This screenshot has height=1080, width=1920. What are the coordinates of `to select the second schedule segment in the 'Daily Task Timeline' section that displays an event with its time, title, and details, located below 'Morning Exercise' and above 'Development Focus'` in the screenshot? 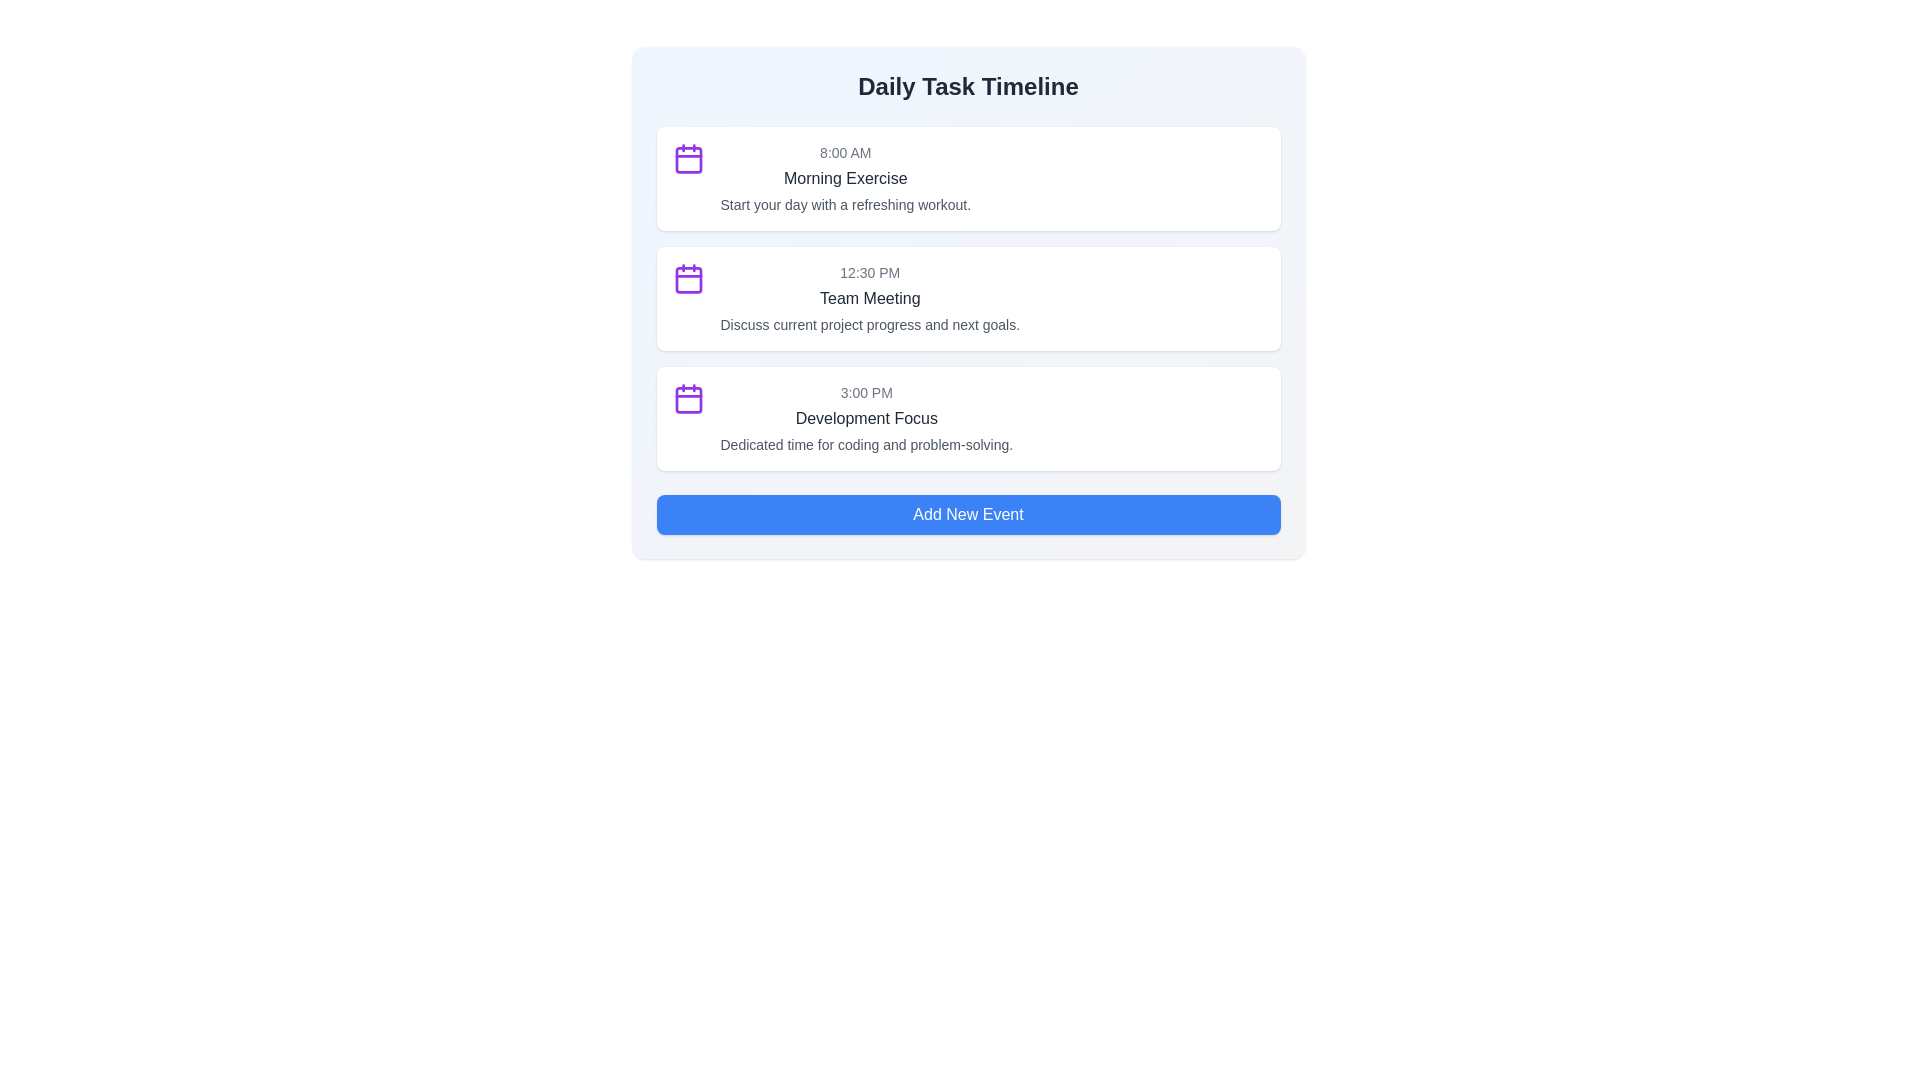 It's located at (968, 299).